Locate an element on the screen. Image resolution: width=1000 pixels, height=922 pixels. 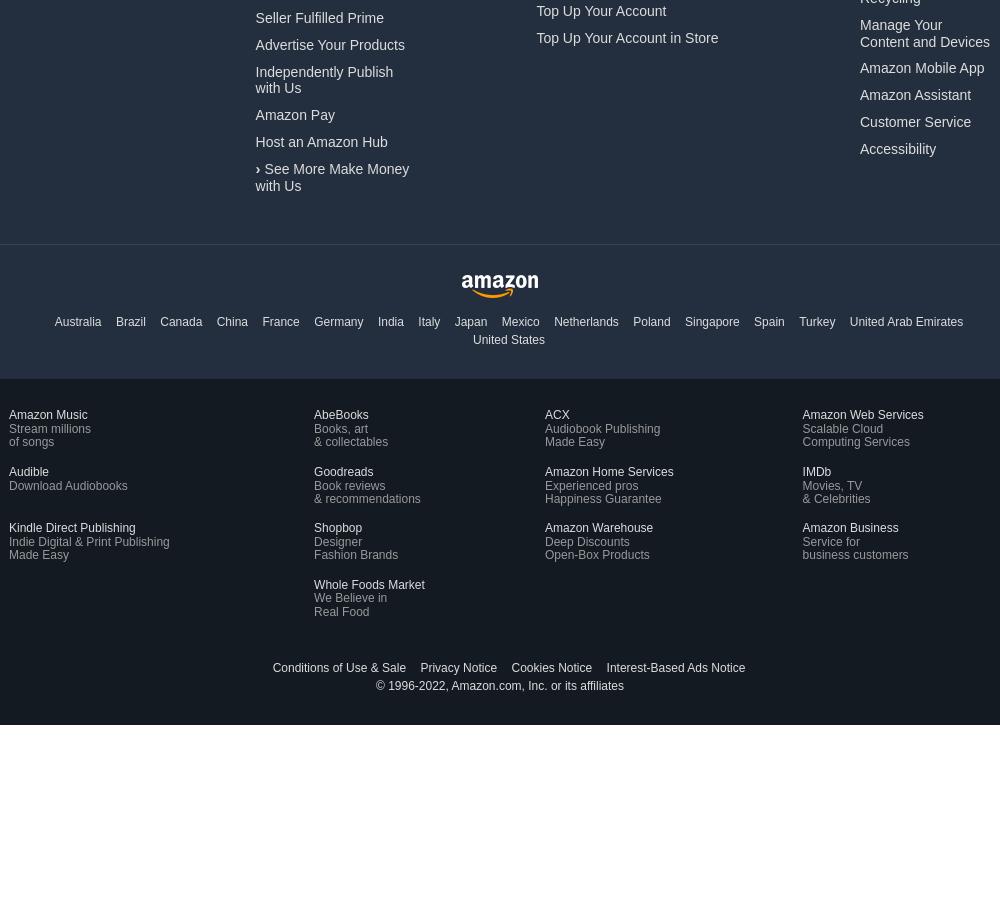
'business customers' is located at coordinates (854, 555).